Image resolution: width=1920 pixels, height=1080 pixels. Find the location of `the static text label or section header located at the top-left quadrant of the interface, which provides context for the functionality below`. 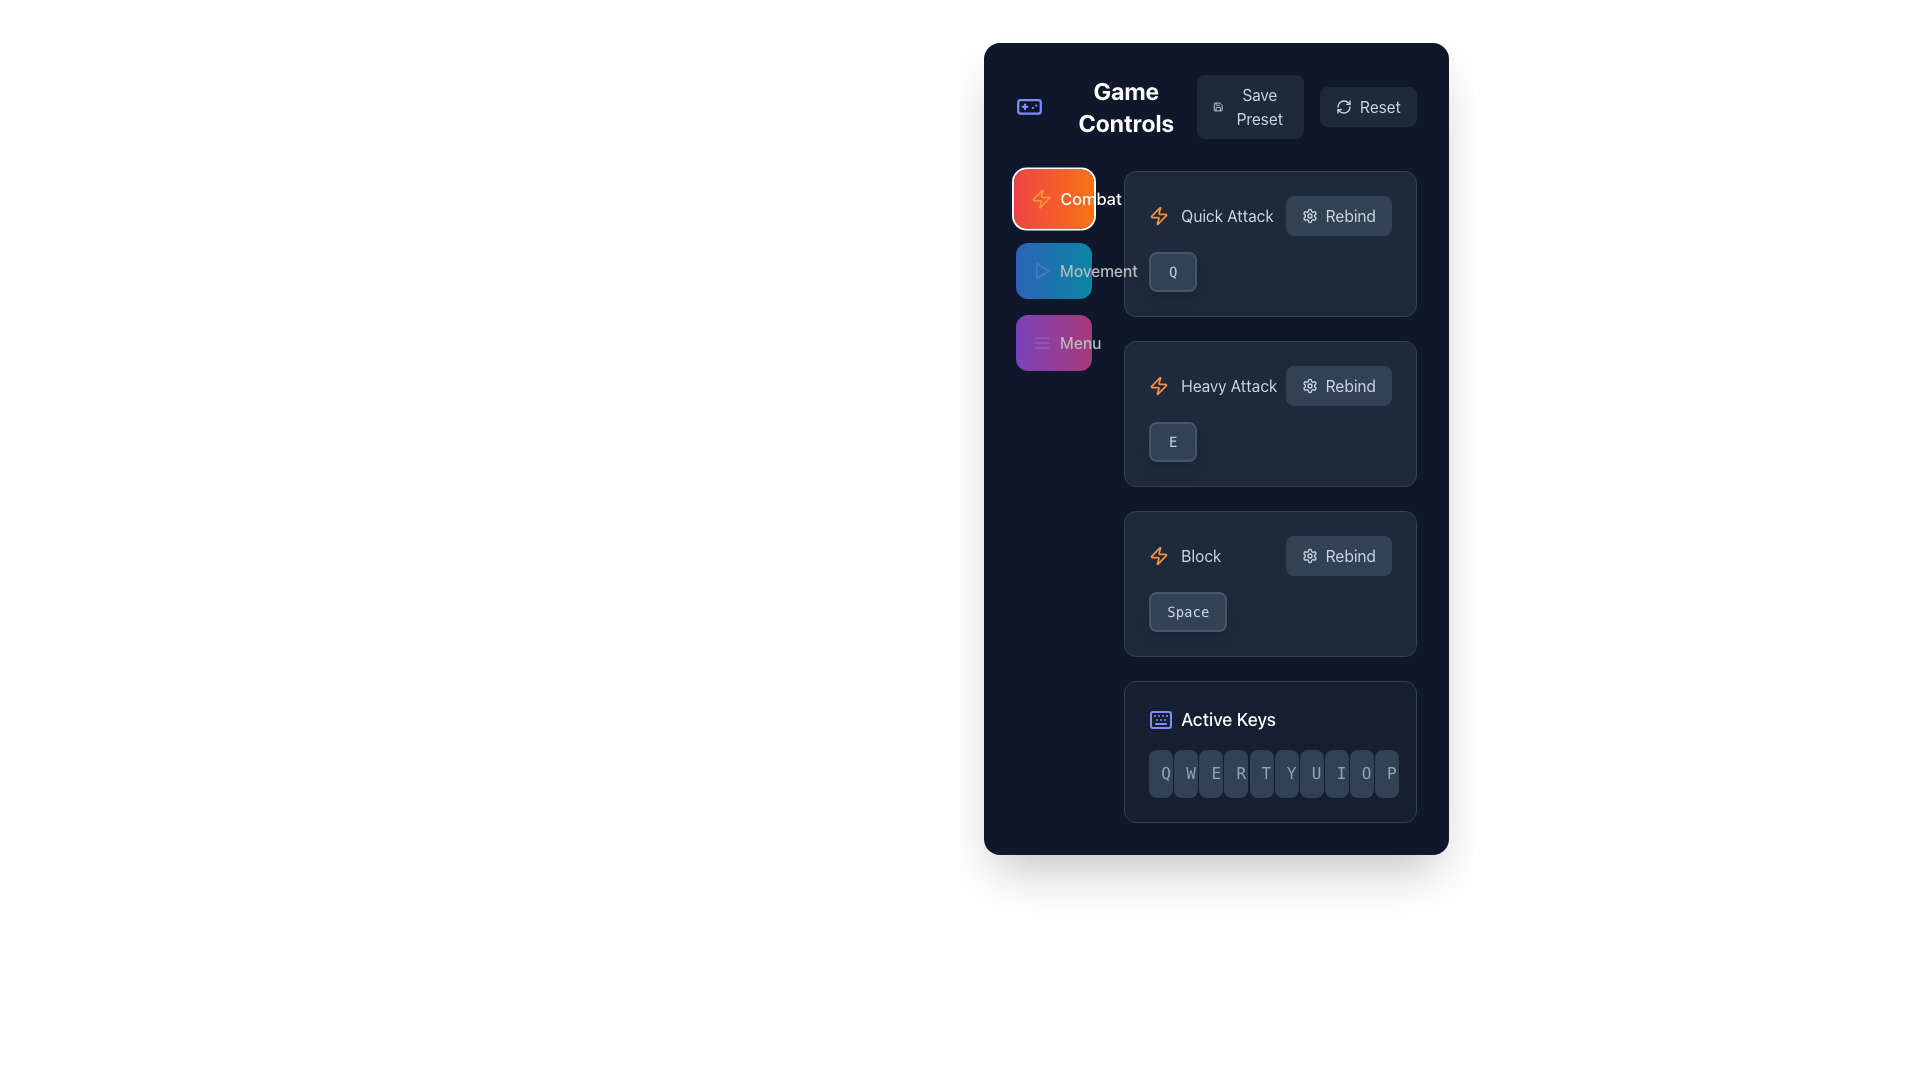

the static text label or section header located at the top-left quadrant of the interface, which provides context for the functionality below is located at coordinates (1126, 107).